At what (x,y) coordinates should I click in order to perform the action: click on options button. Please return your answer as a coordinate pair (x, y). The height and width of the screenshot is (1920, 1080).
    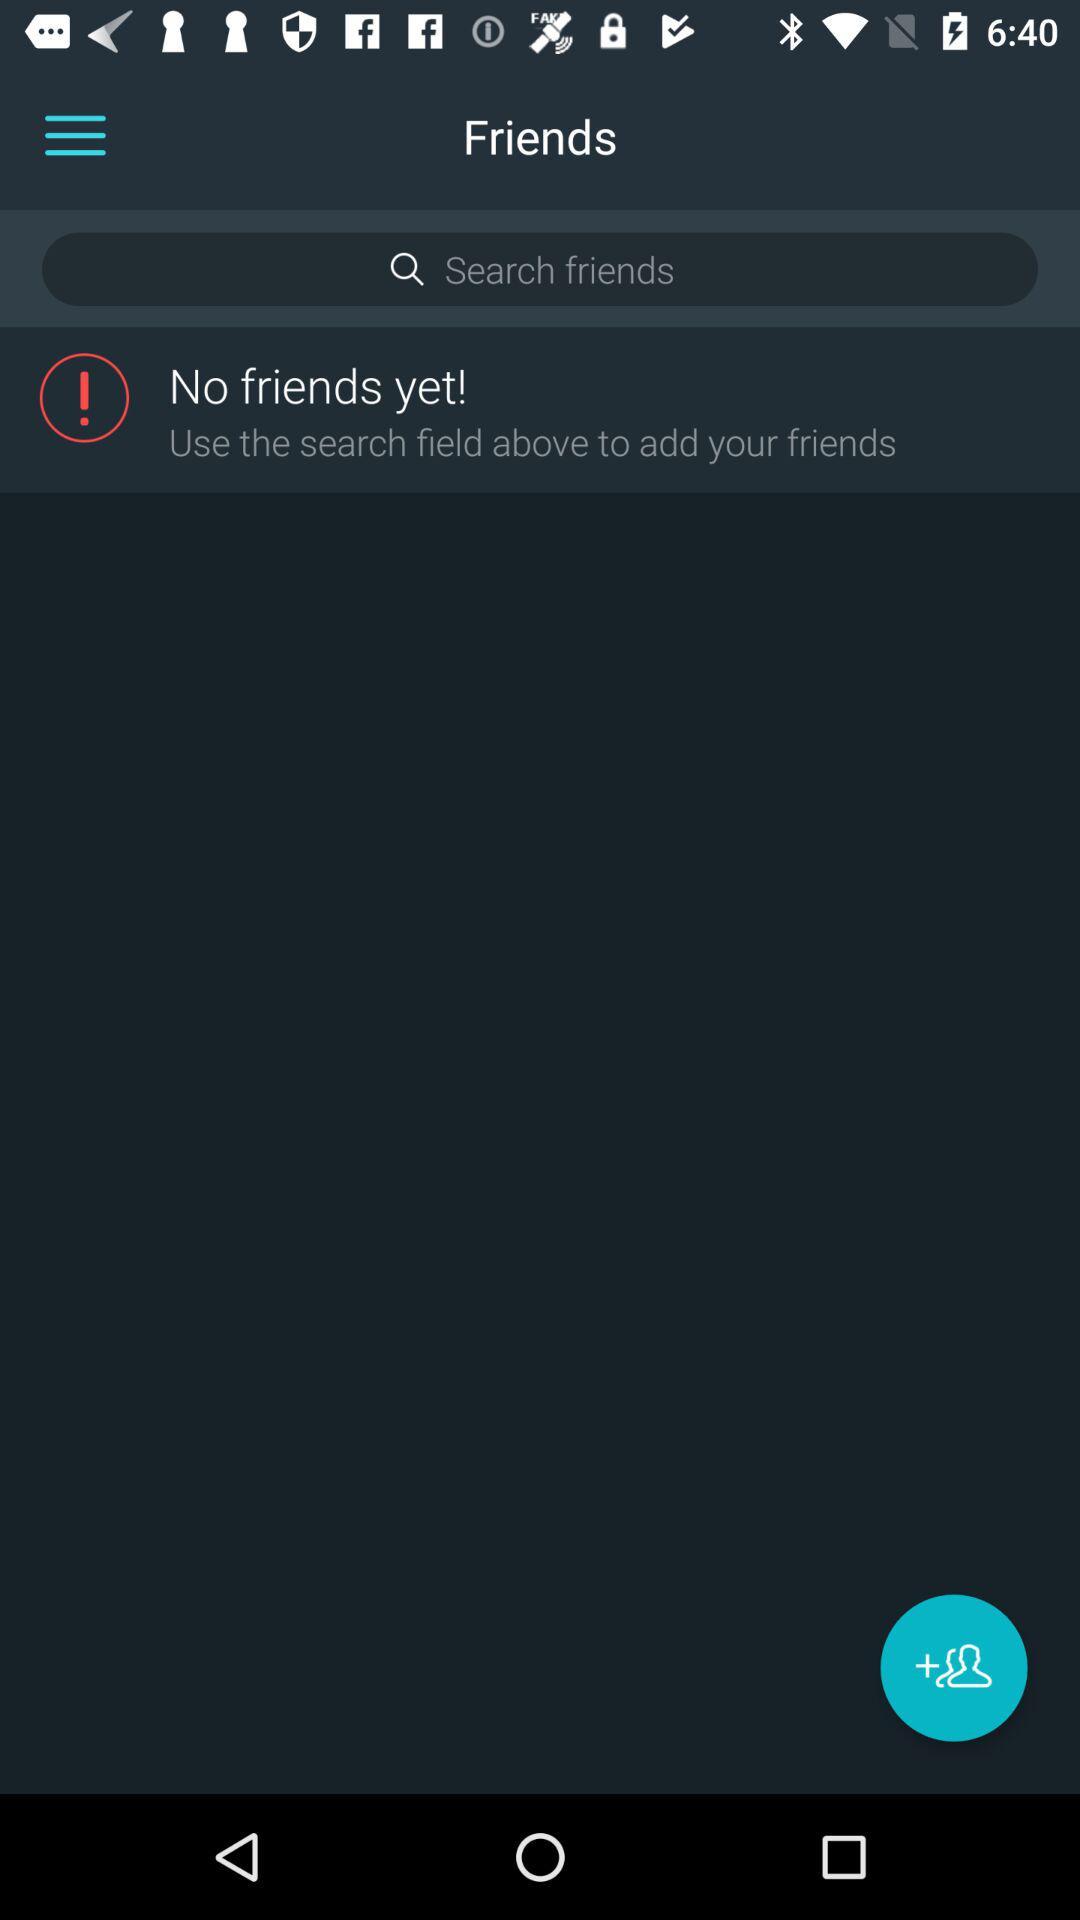
    Looking at the image, I should click on (74, 135).